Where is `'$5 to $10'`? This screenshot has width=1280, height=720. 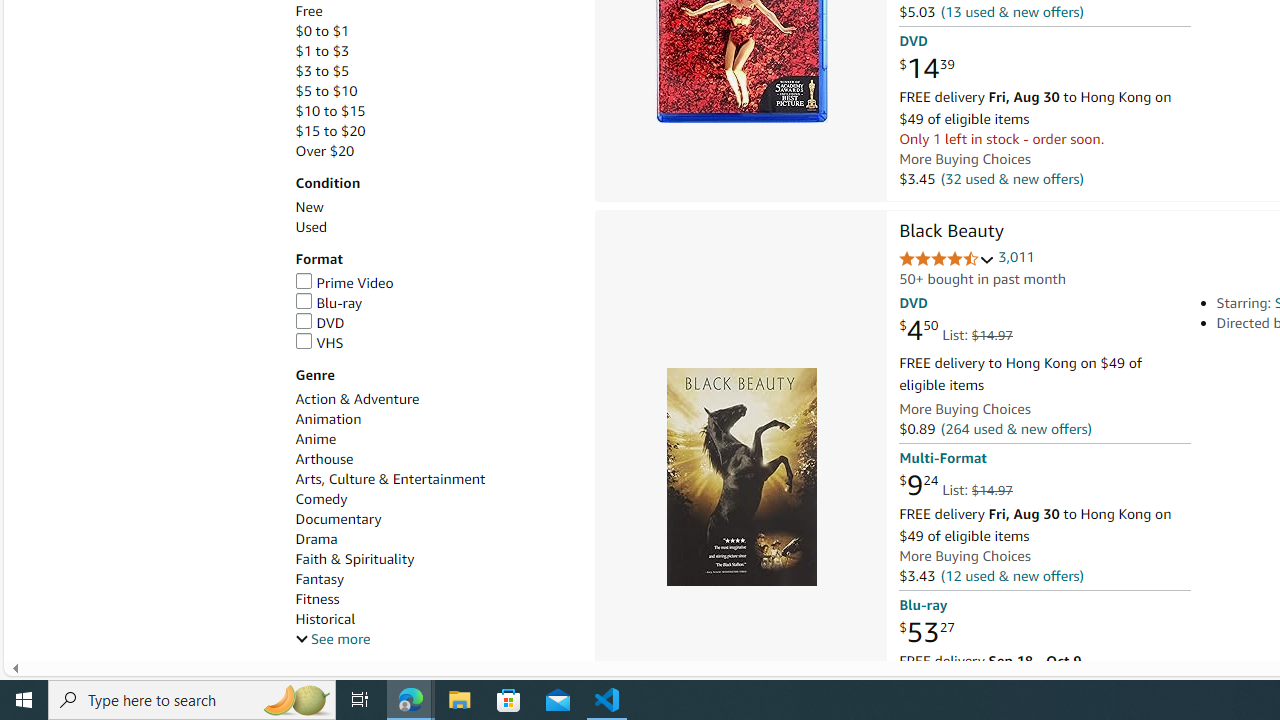 '$5 to $10' is located at coordinates (433, 91).